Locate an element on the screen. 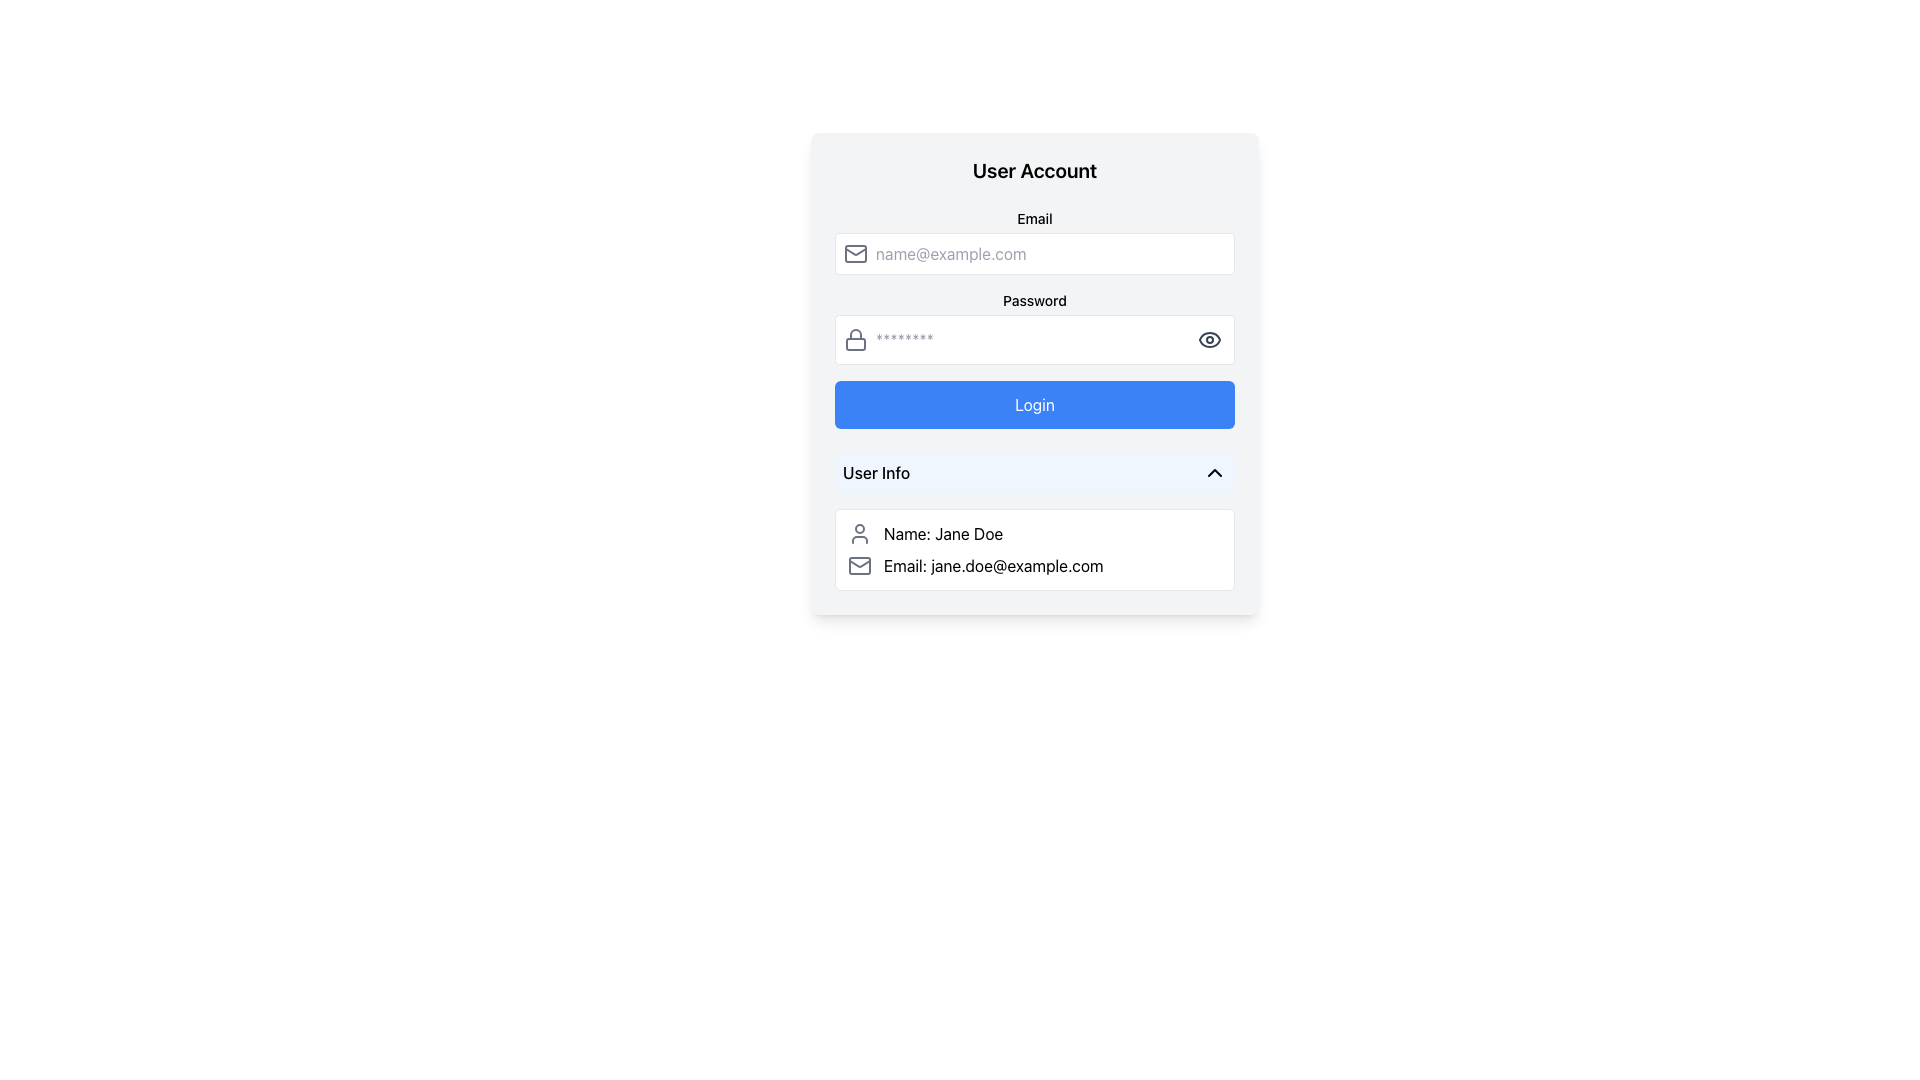  the user icon representing 'Name: Jane Doe', which is located to the immediate left of the text in the 'User Info' section is located at coordinates (859, 532).